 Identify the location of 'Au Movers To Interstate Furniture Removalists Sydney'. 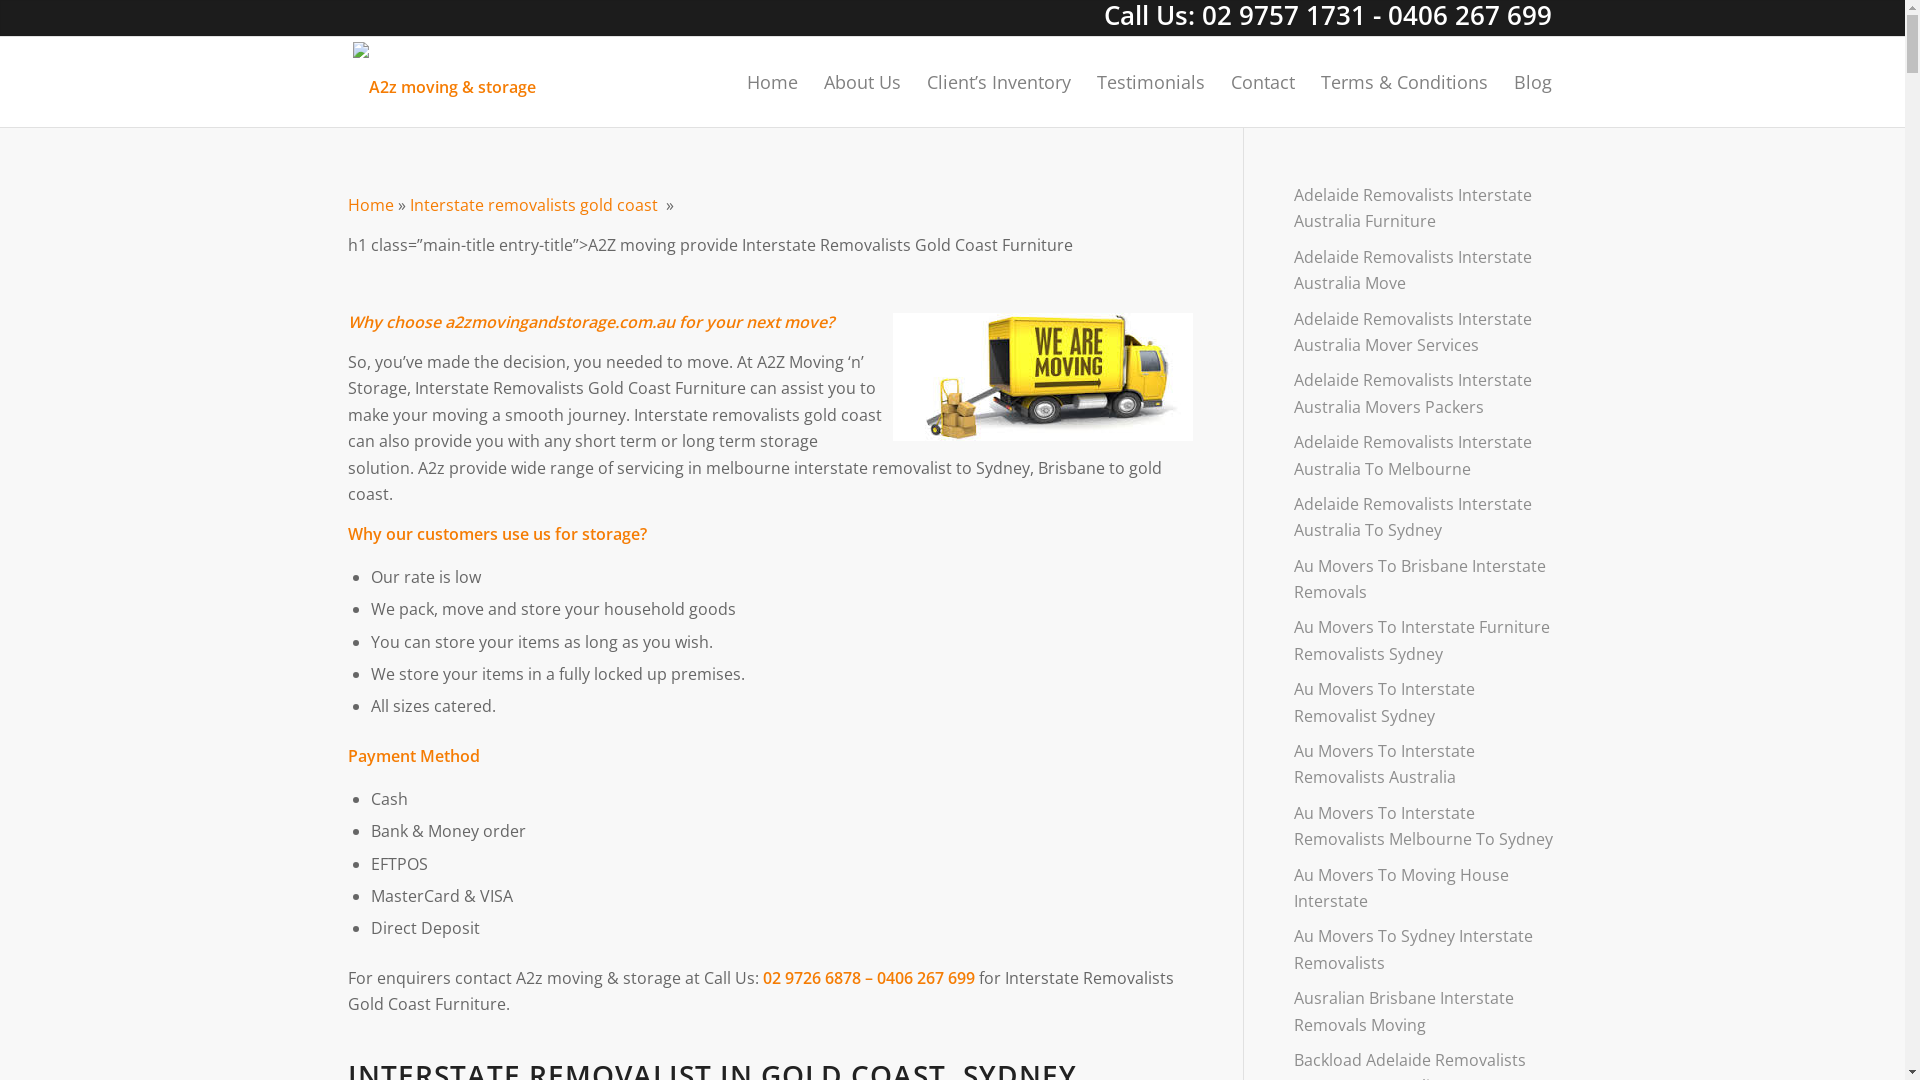
(1424, 640).